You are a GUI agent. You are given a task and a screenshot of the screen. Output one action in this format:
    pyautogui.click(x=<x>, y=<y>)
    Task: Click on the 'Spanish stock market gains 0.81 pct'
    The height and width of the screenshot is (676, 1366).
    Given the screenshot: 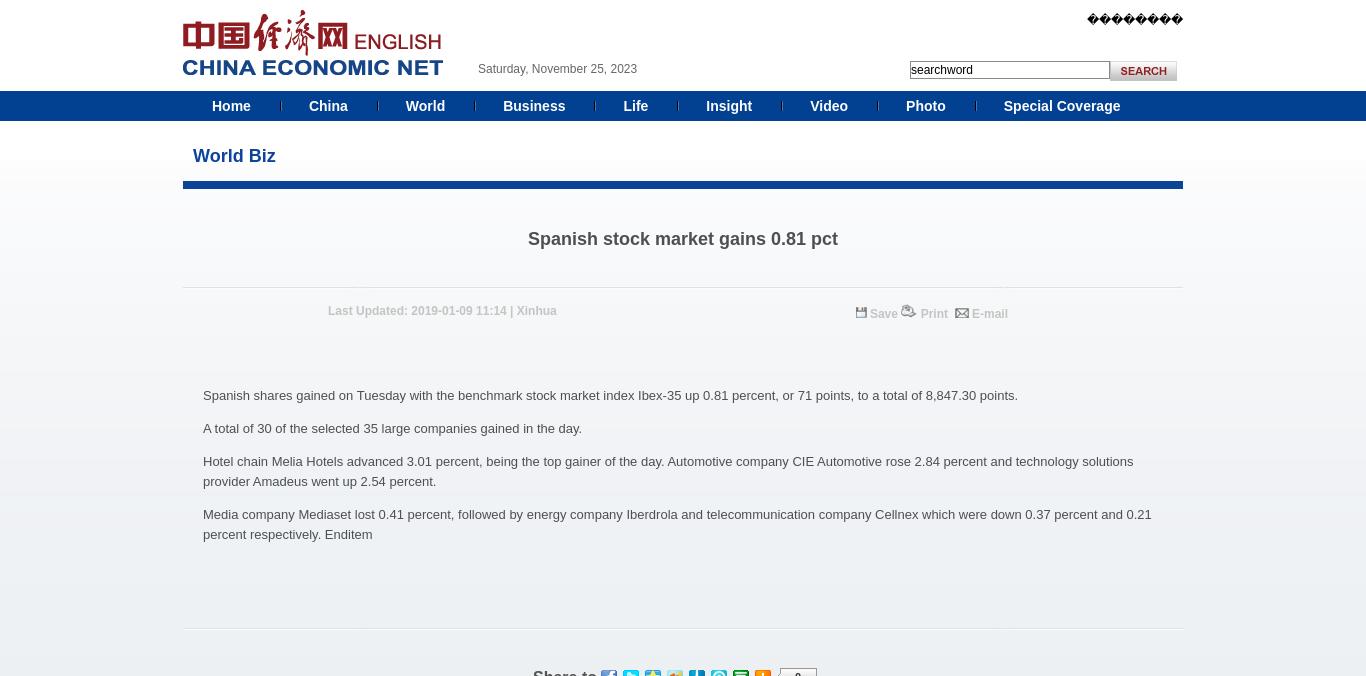 What is the action you would take?
    pyautogui.click(x=681, y=238)
    